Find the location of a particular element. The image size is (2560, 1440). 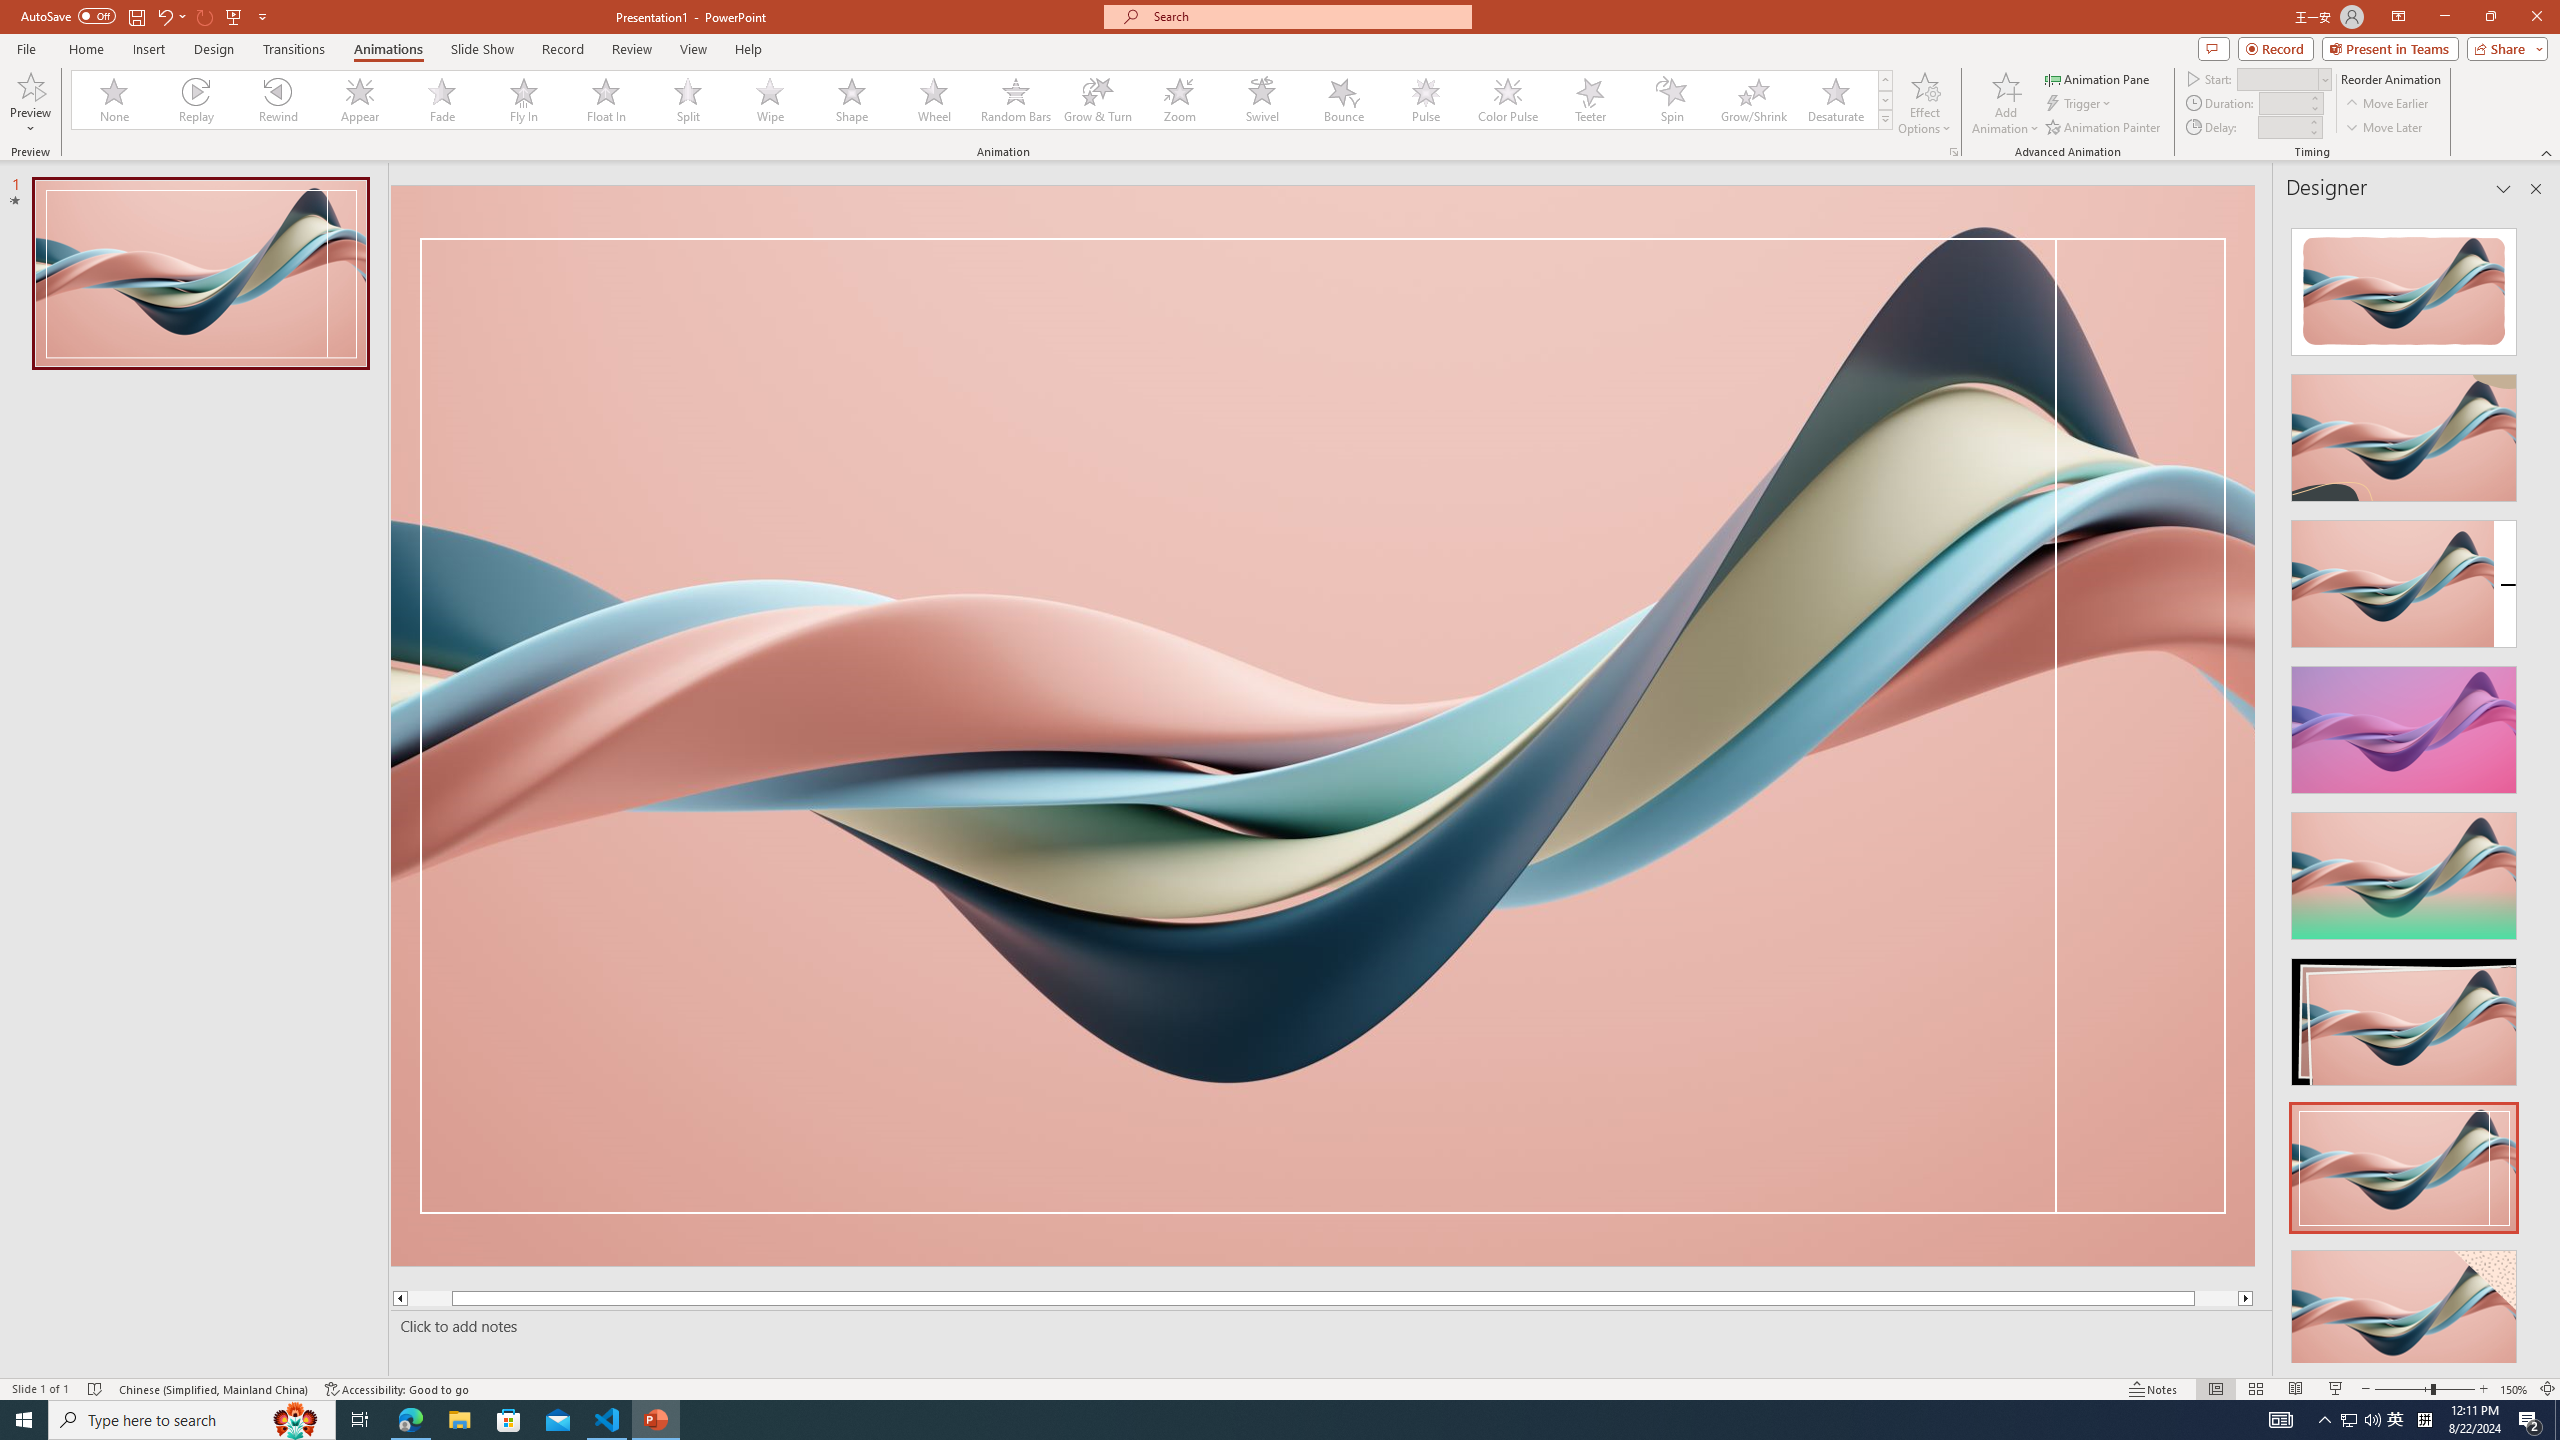

'None' is located at coordinates (114, 99).